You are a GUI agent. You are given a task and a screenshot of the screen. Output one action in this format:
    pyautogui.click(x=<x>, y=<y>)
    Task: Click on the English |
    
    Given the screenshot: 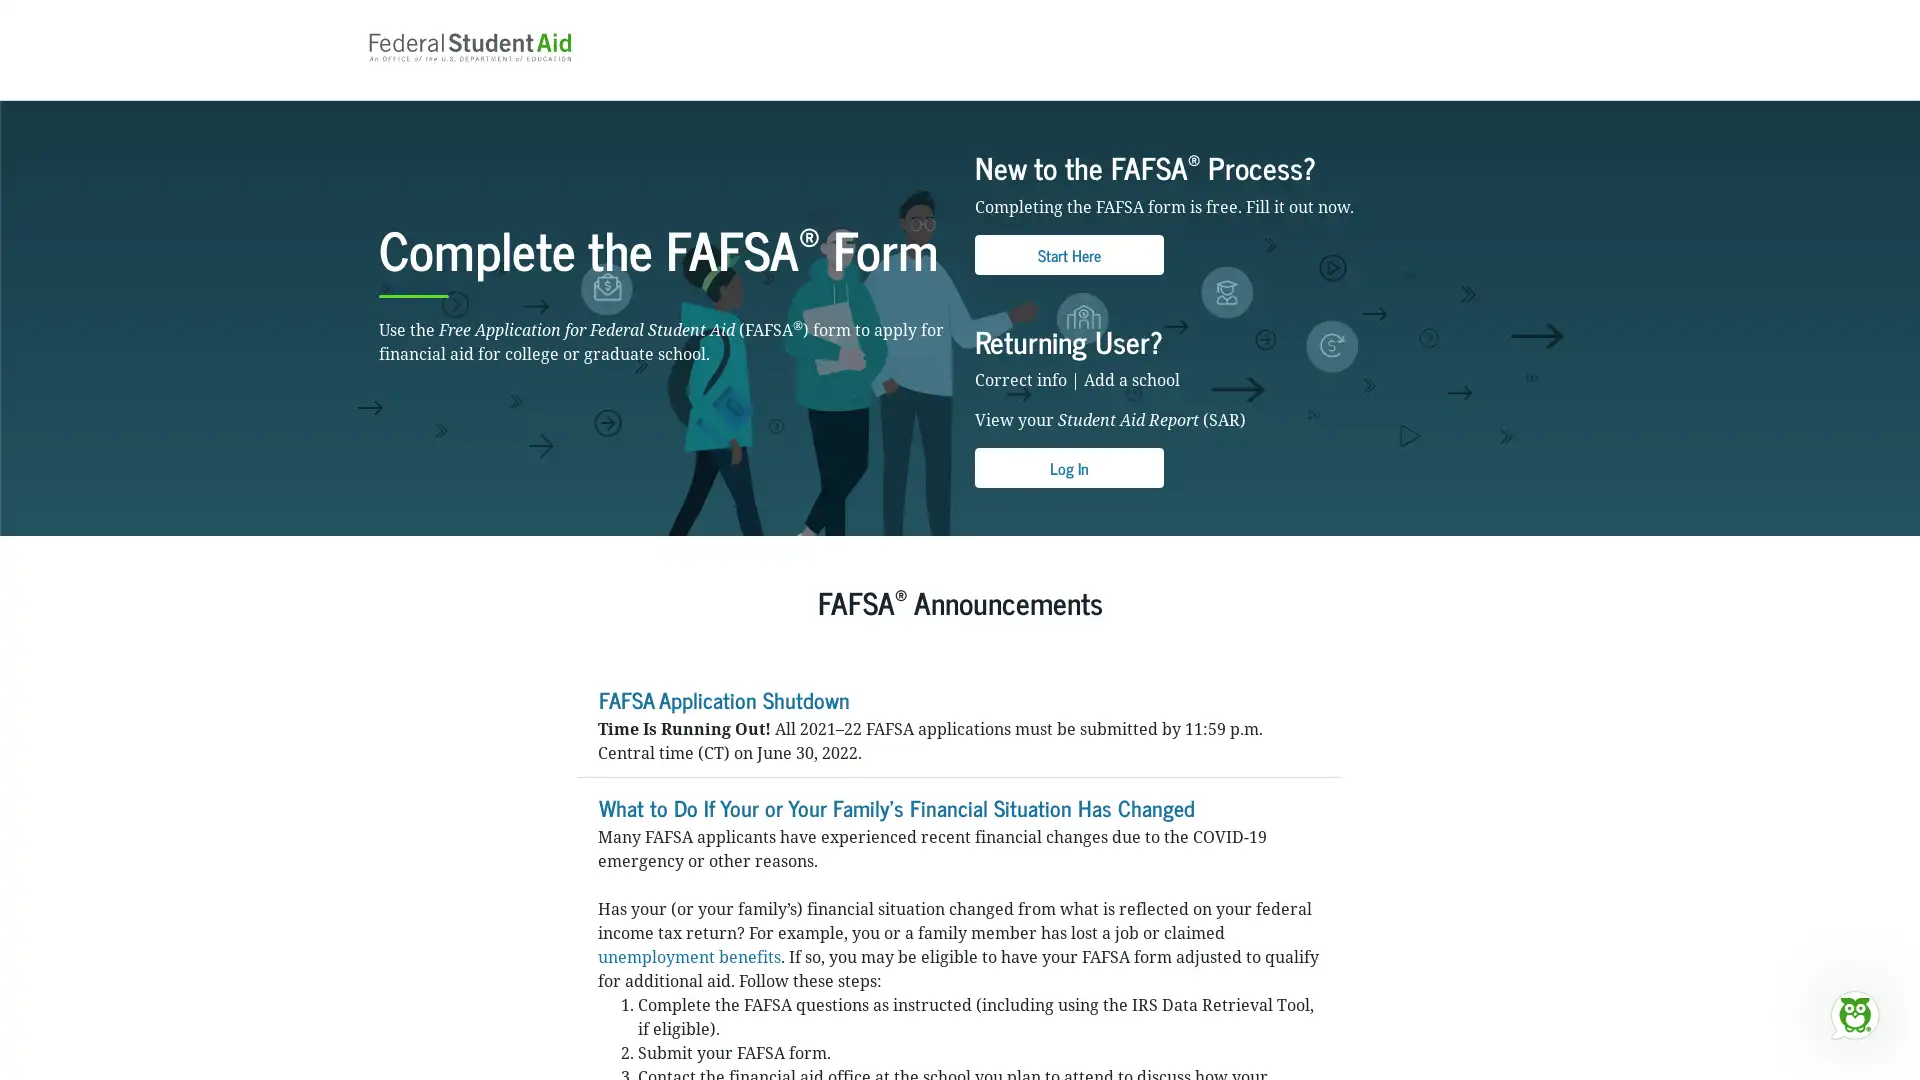 What is the action you would take?
    pyautogui.click(x=1473, y=15)
    